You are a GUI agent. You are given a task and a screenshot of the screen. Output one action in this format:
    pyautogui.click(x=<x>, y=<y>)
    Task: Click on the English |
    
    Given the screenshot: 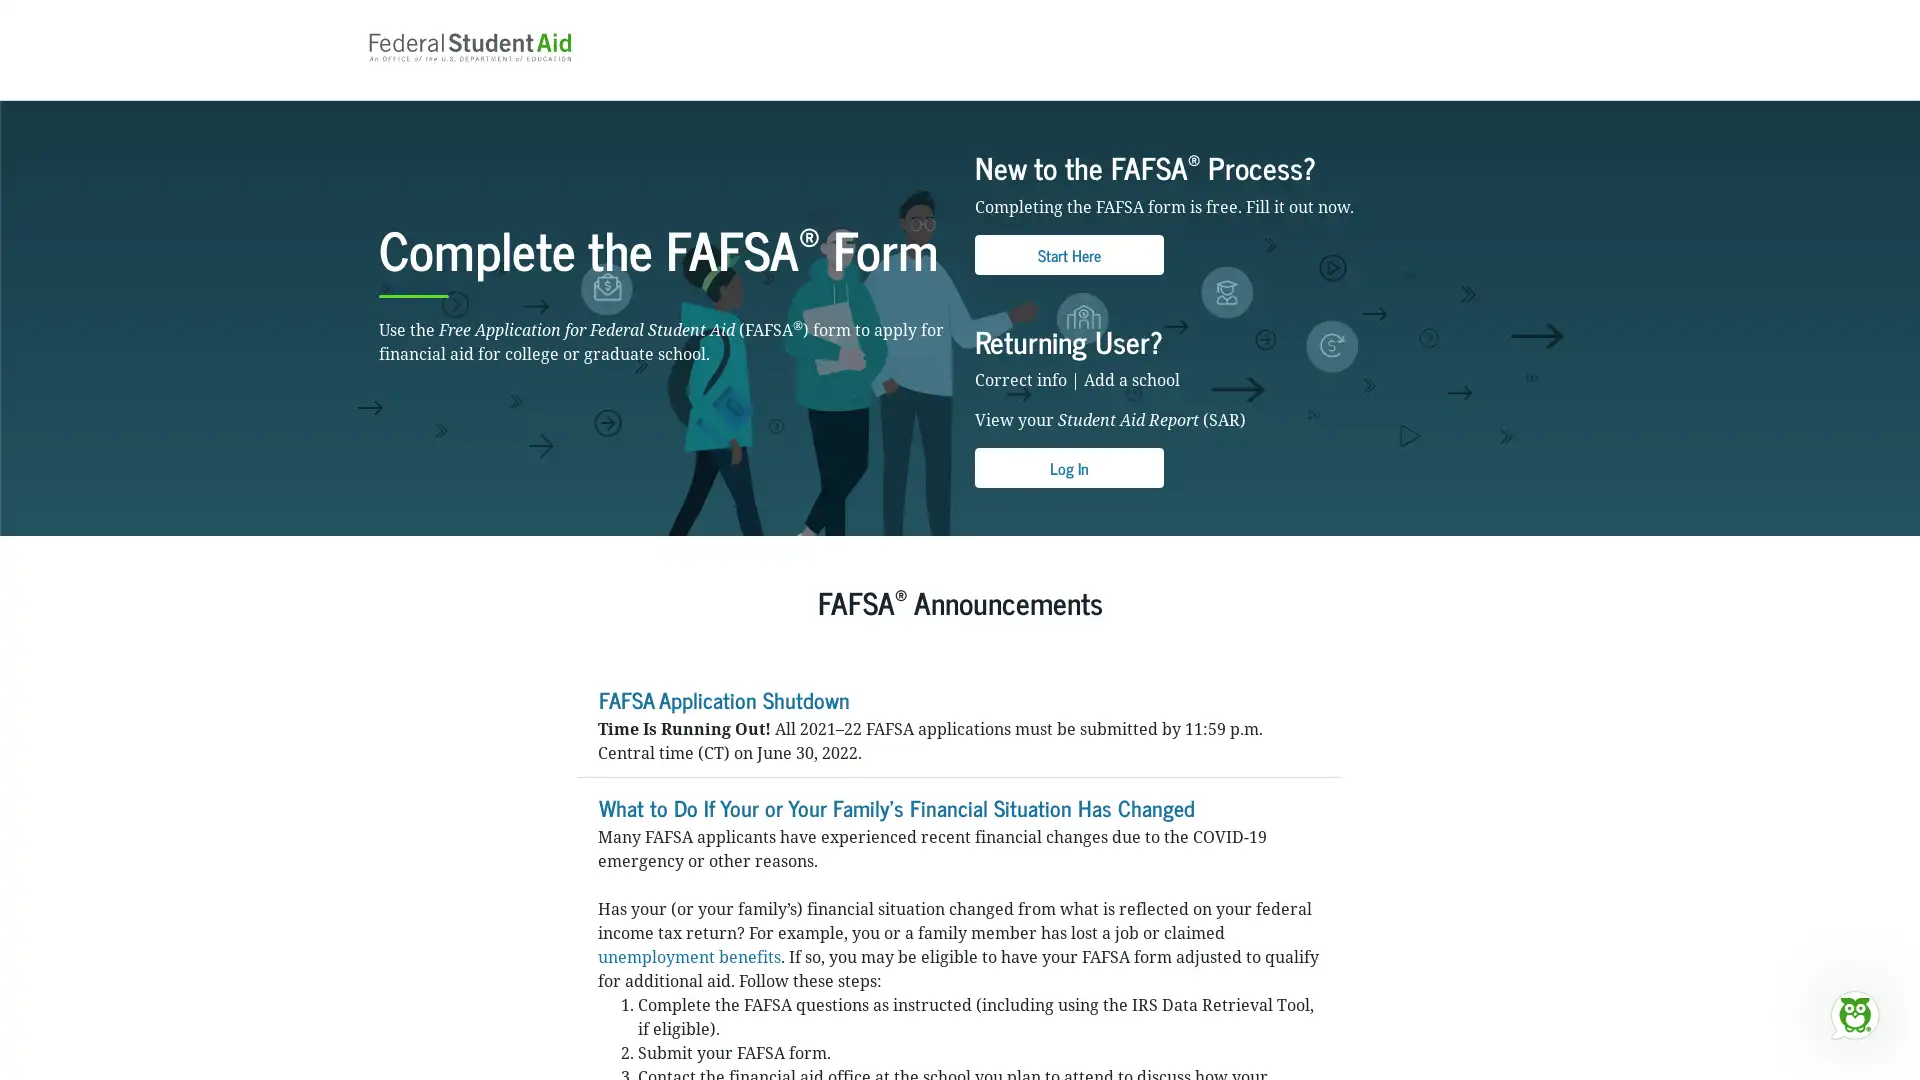 What is the action you would take?
    pyautogui.click(x=1473, y=15)
    